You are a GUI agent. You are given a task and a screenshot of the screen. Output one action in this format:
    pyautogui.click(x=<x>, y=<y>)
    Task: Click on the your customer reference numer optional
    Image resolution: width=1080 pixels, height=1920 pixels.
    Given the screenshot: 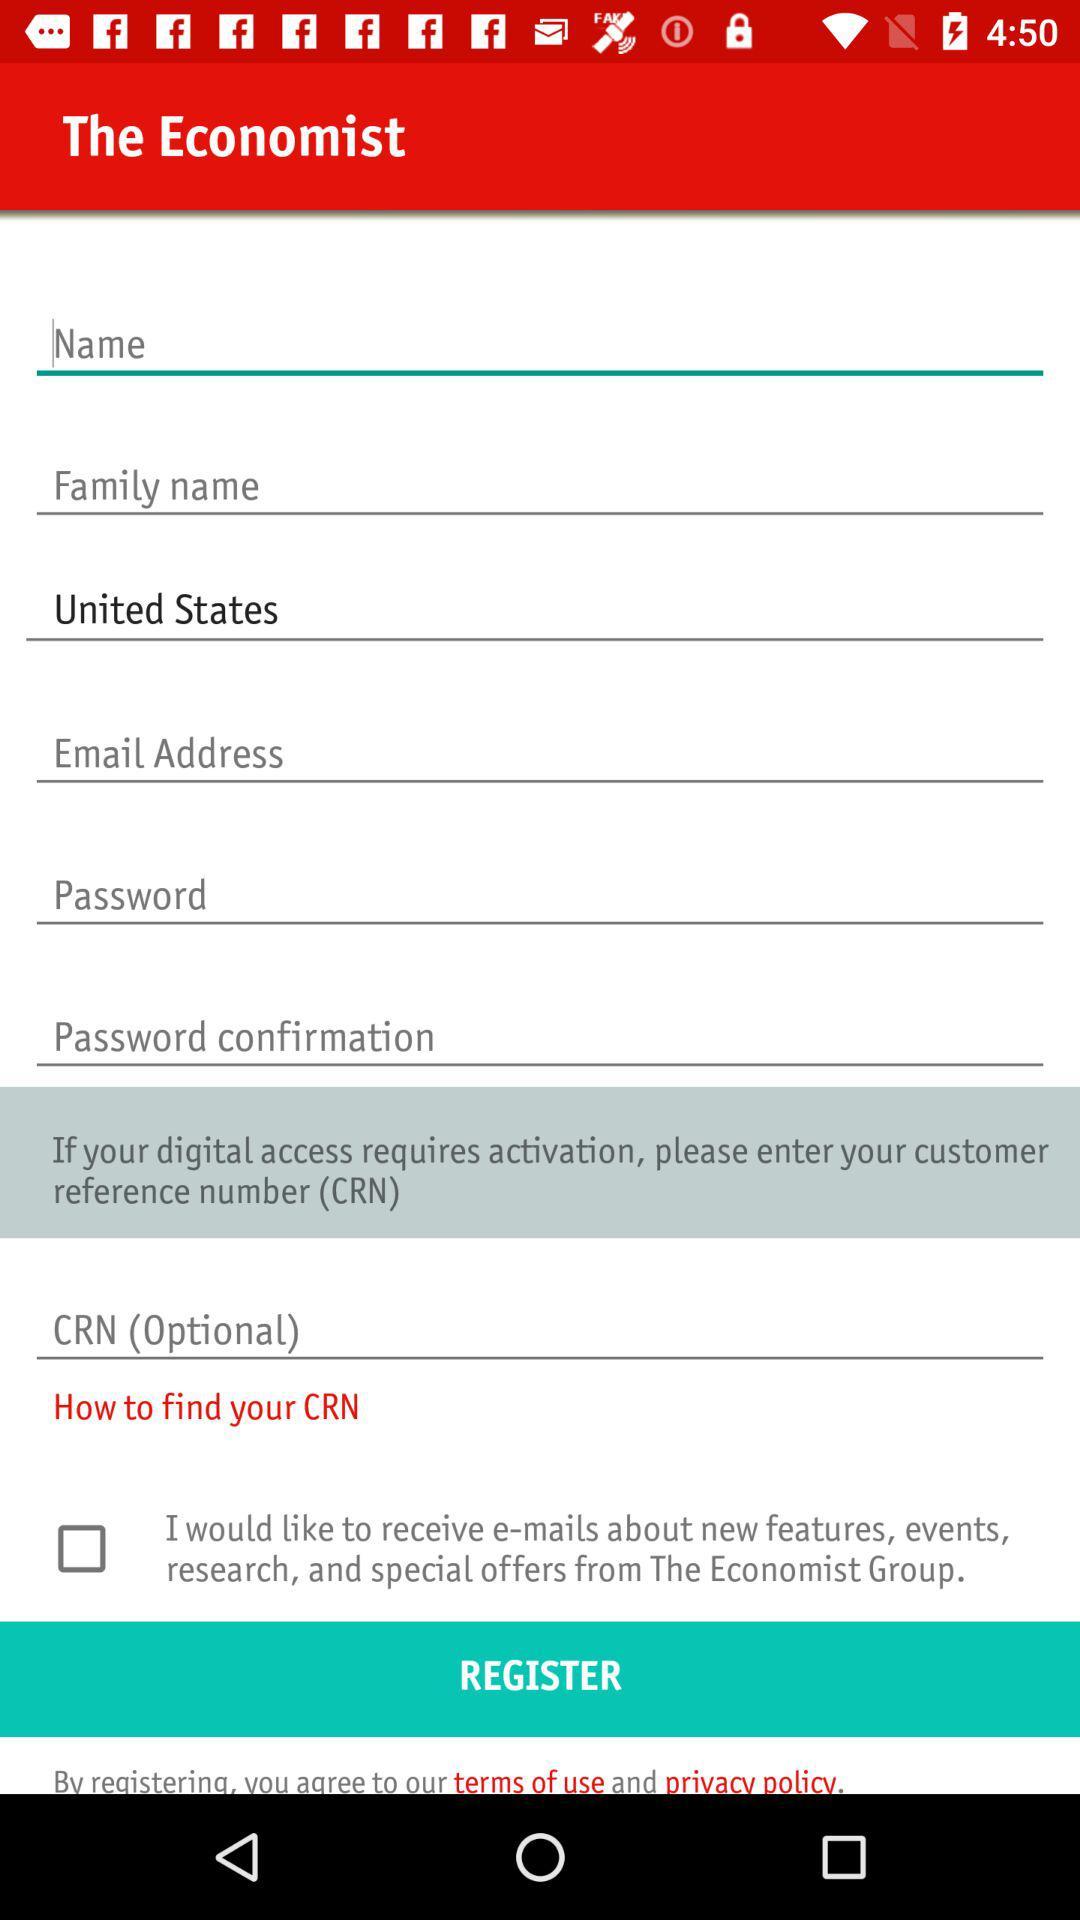 What is the action you would take?
    pyautogui.click(x=540, y=1309)
    